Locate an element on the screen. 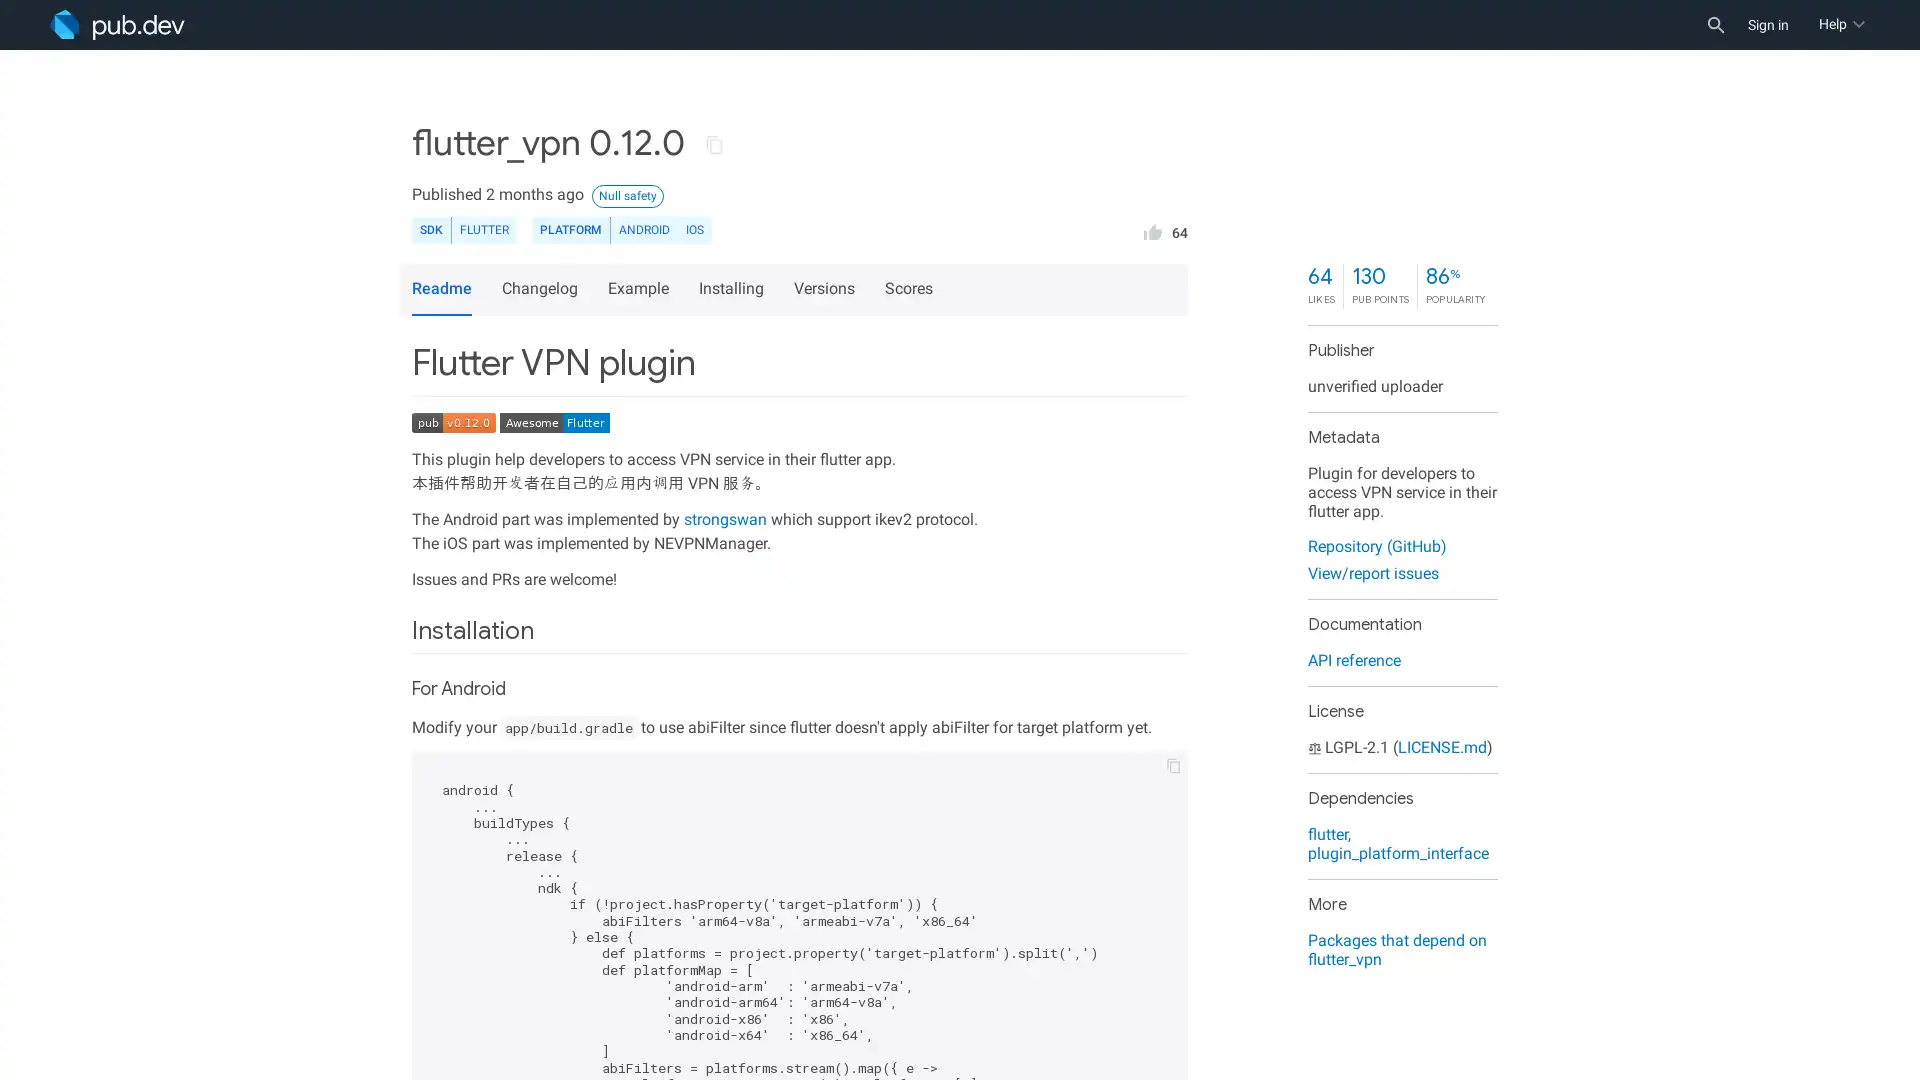 This screenshot has height=1080, width=1920. Scores is located at coordinates (911, 289).